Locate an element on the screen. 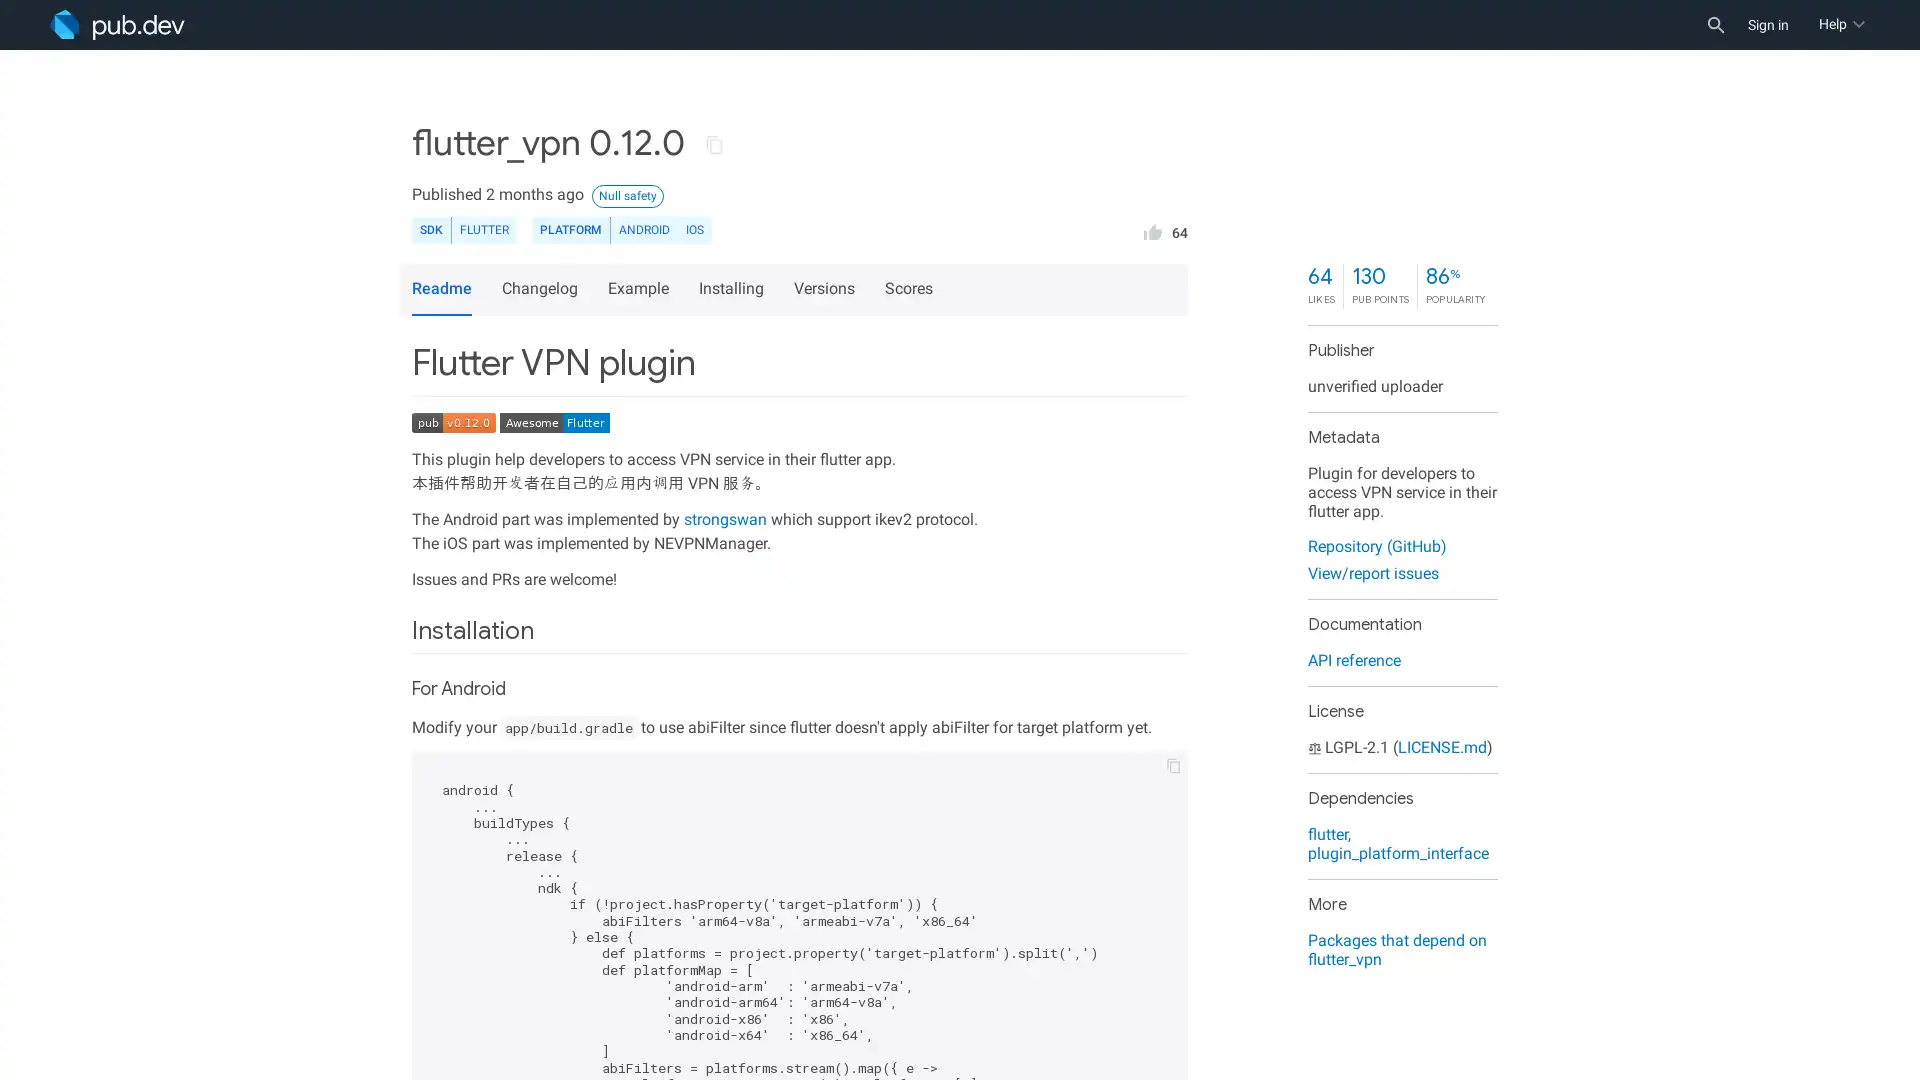 This screenshot has height=1080, width=1920. Scores is located at coordinates (911, 289).